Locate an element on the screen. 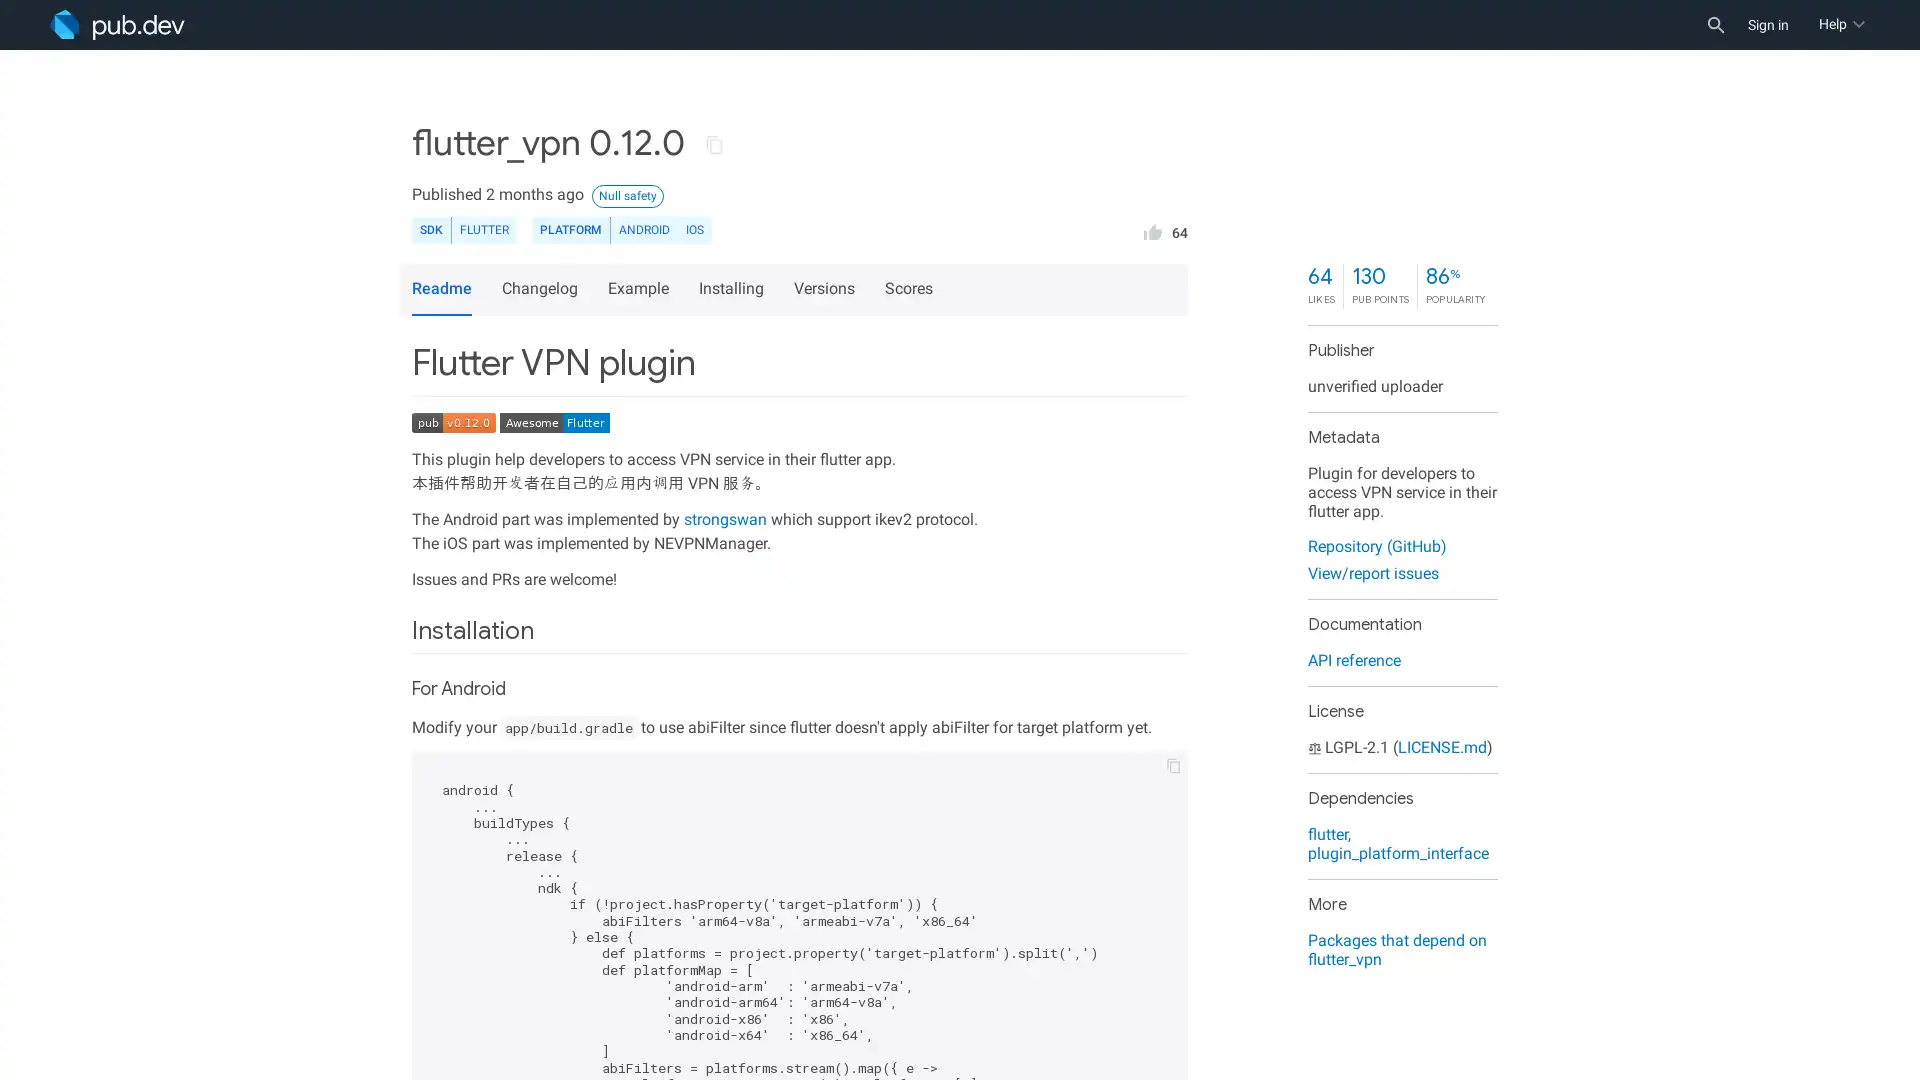 This screenshot has height=1080, width=1920. Scores is located at coordinates (911, 289).